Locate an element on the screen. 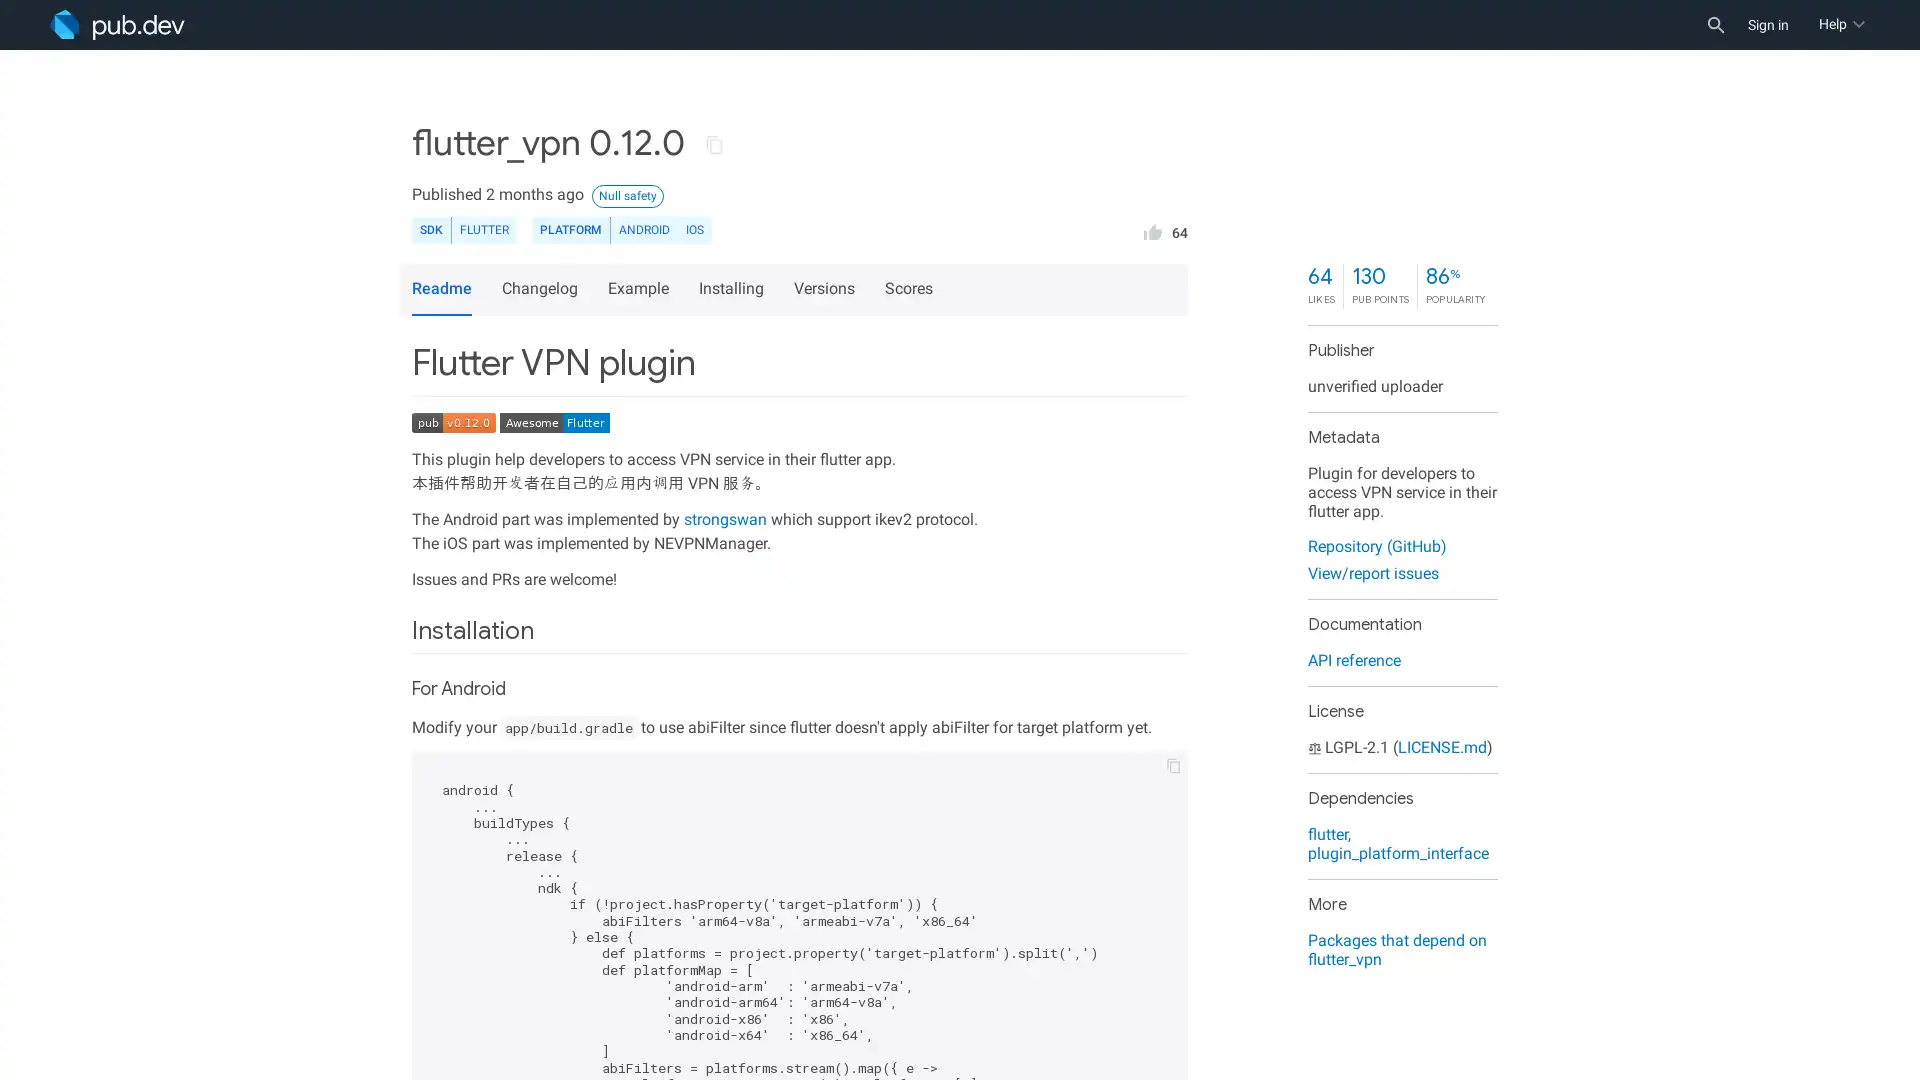 This screenshot has height=1080, width=1920. Scores is located at coordinates (911, 289).